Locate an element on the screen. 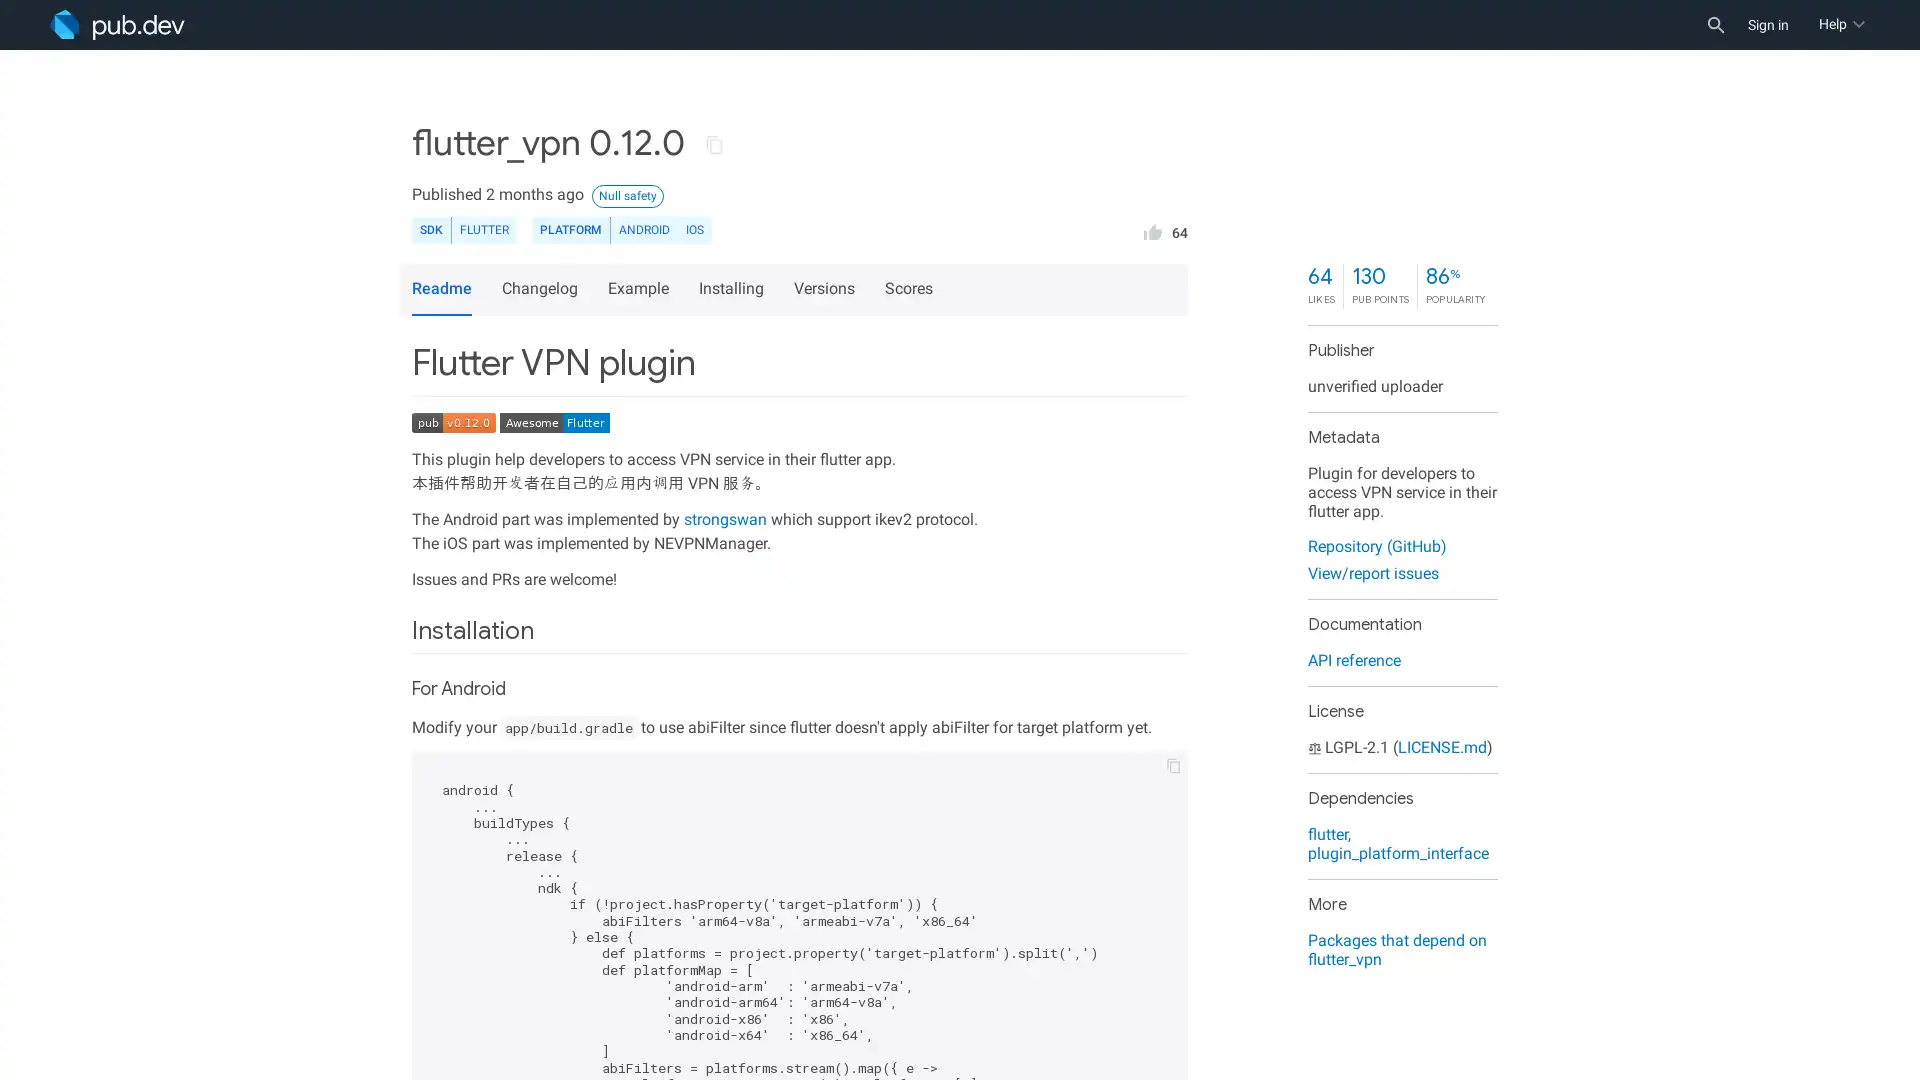 This screenshot has height=1080, width=1920. Scores is located at coordinates (911, 289).